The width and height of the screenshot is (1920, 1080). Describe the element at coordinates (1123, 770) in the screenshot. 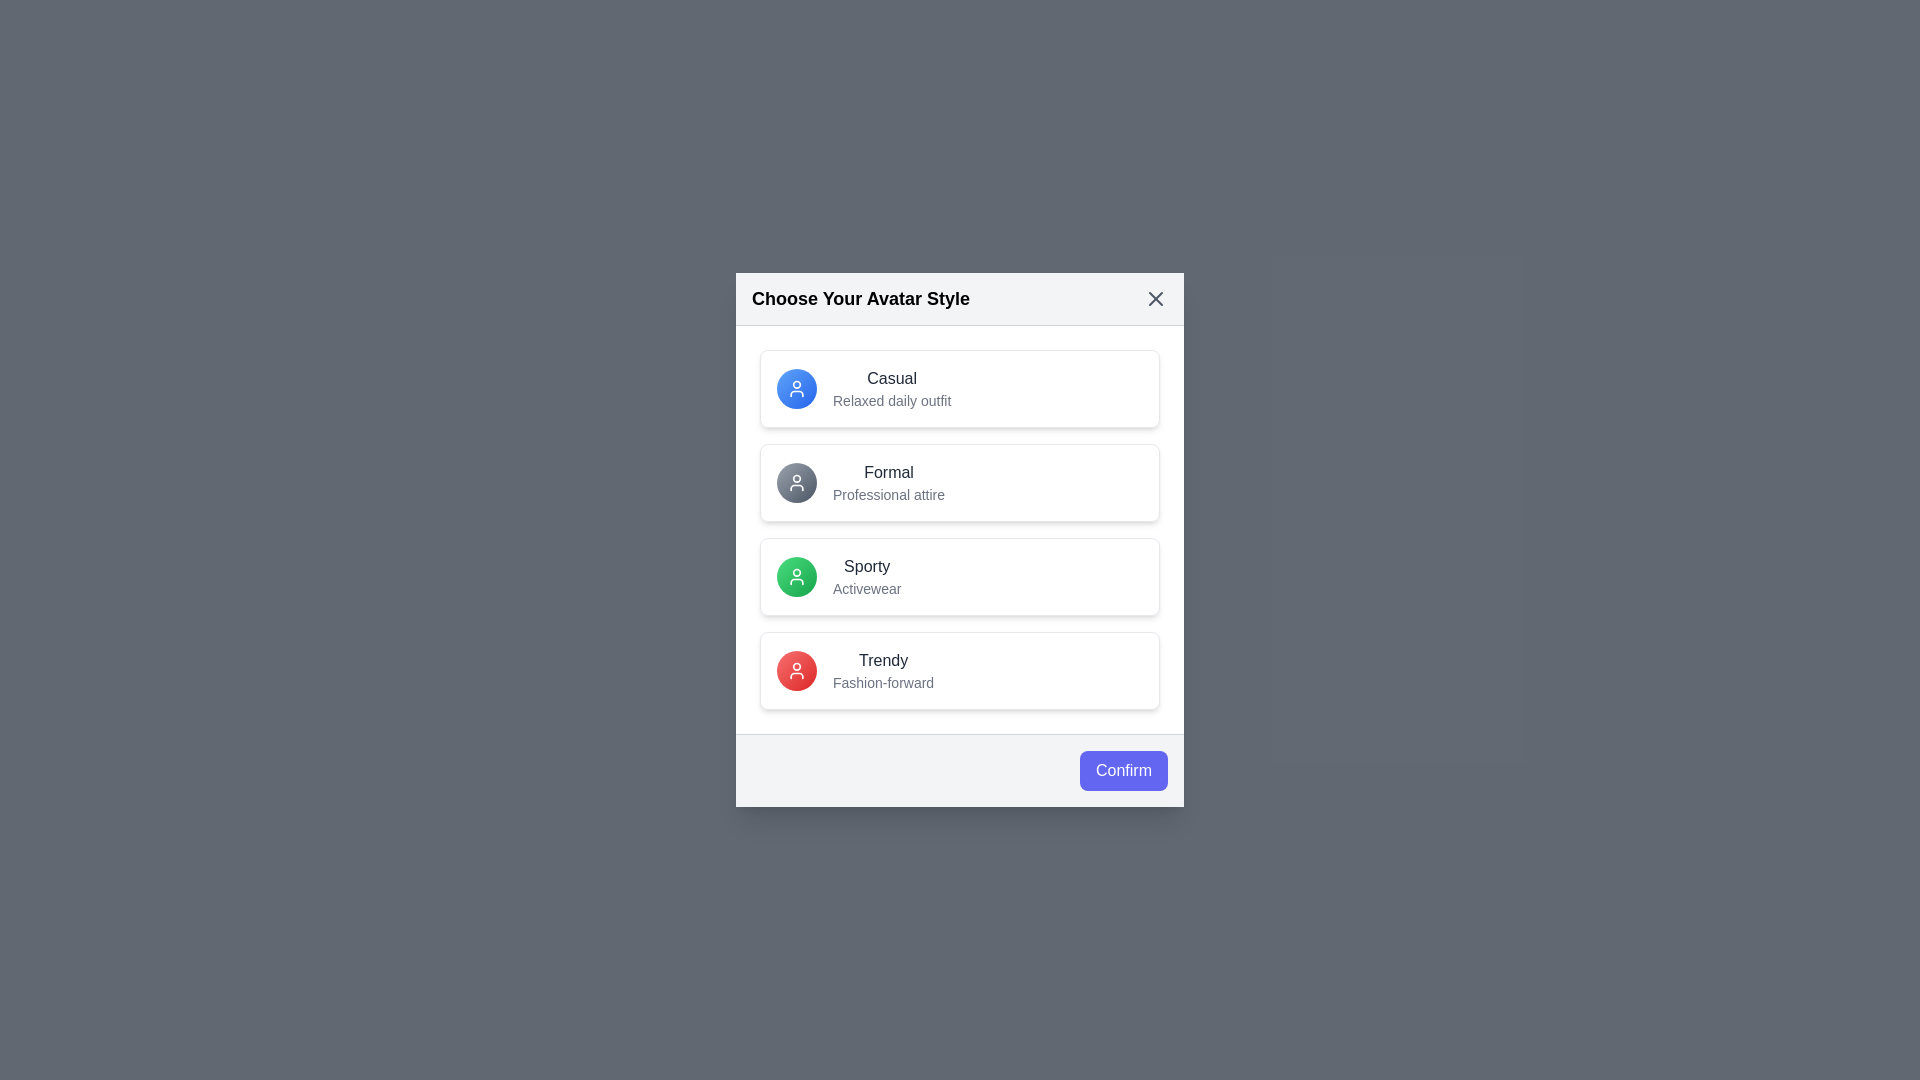

I see `the confirm button to confirm the selected avatar` at that location.